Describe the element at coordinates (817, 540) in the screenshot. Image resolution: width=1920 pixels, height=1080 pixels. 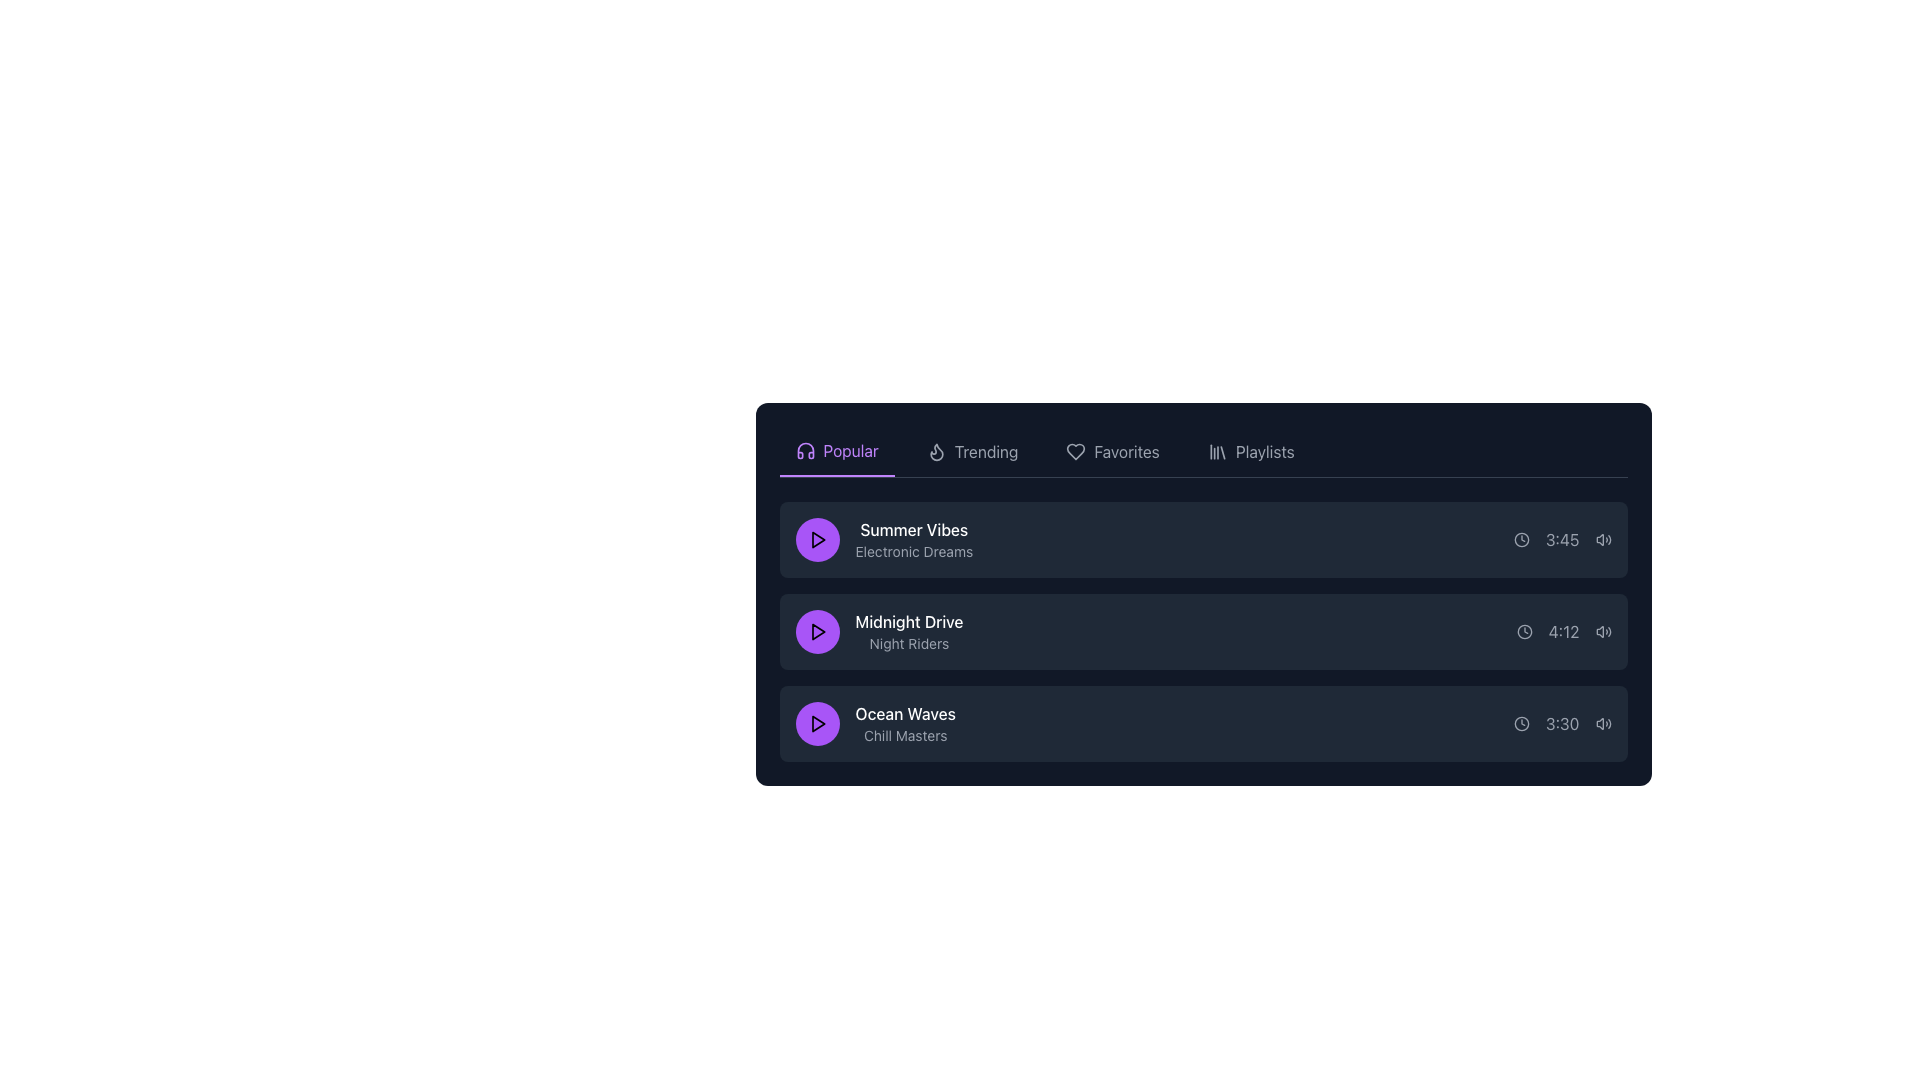
I see `the circular button with a triangular play icon` at that location.